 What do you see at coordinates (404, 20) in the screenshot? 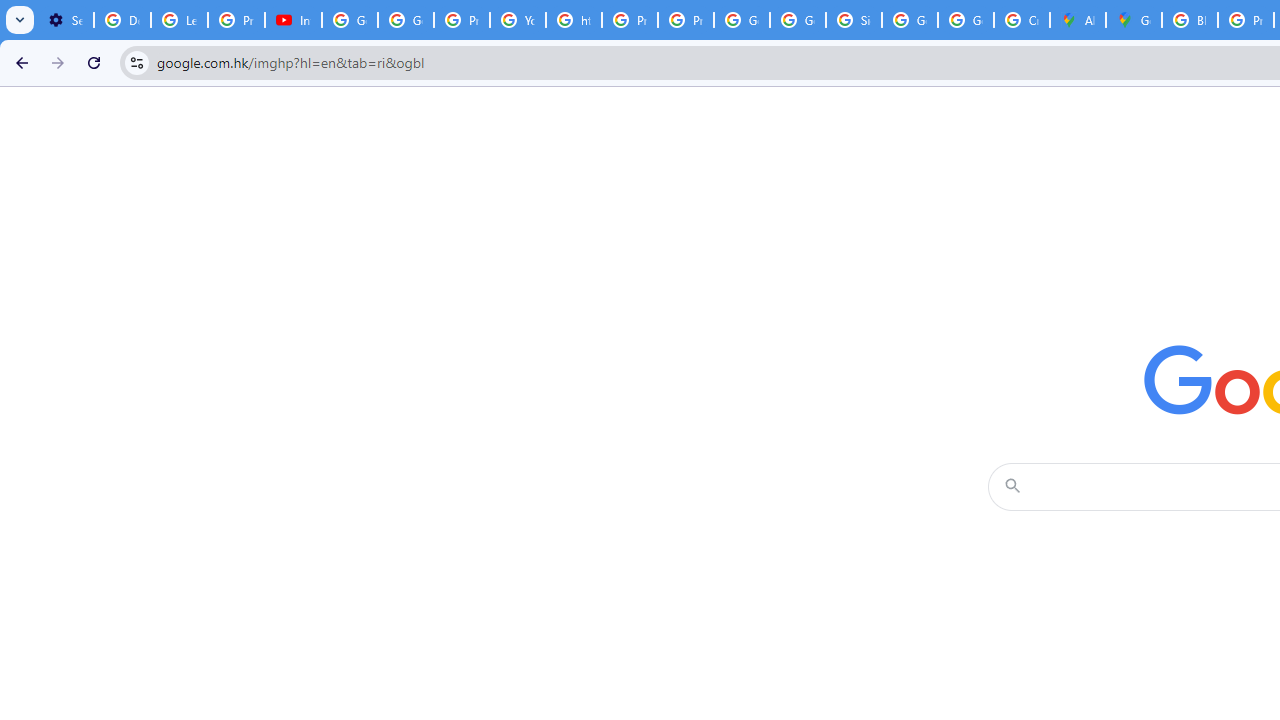
I see `'Google Account Help'` at bounding box center [404, 20].